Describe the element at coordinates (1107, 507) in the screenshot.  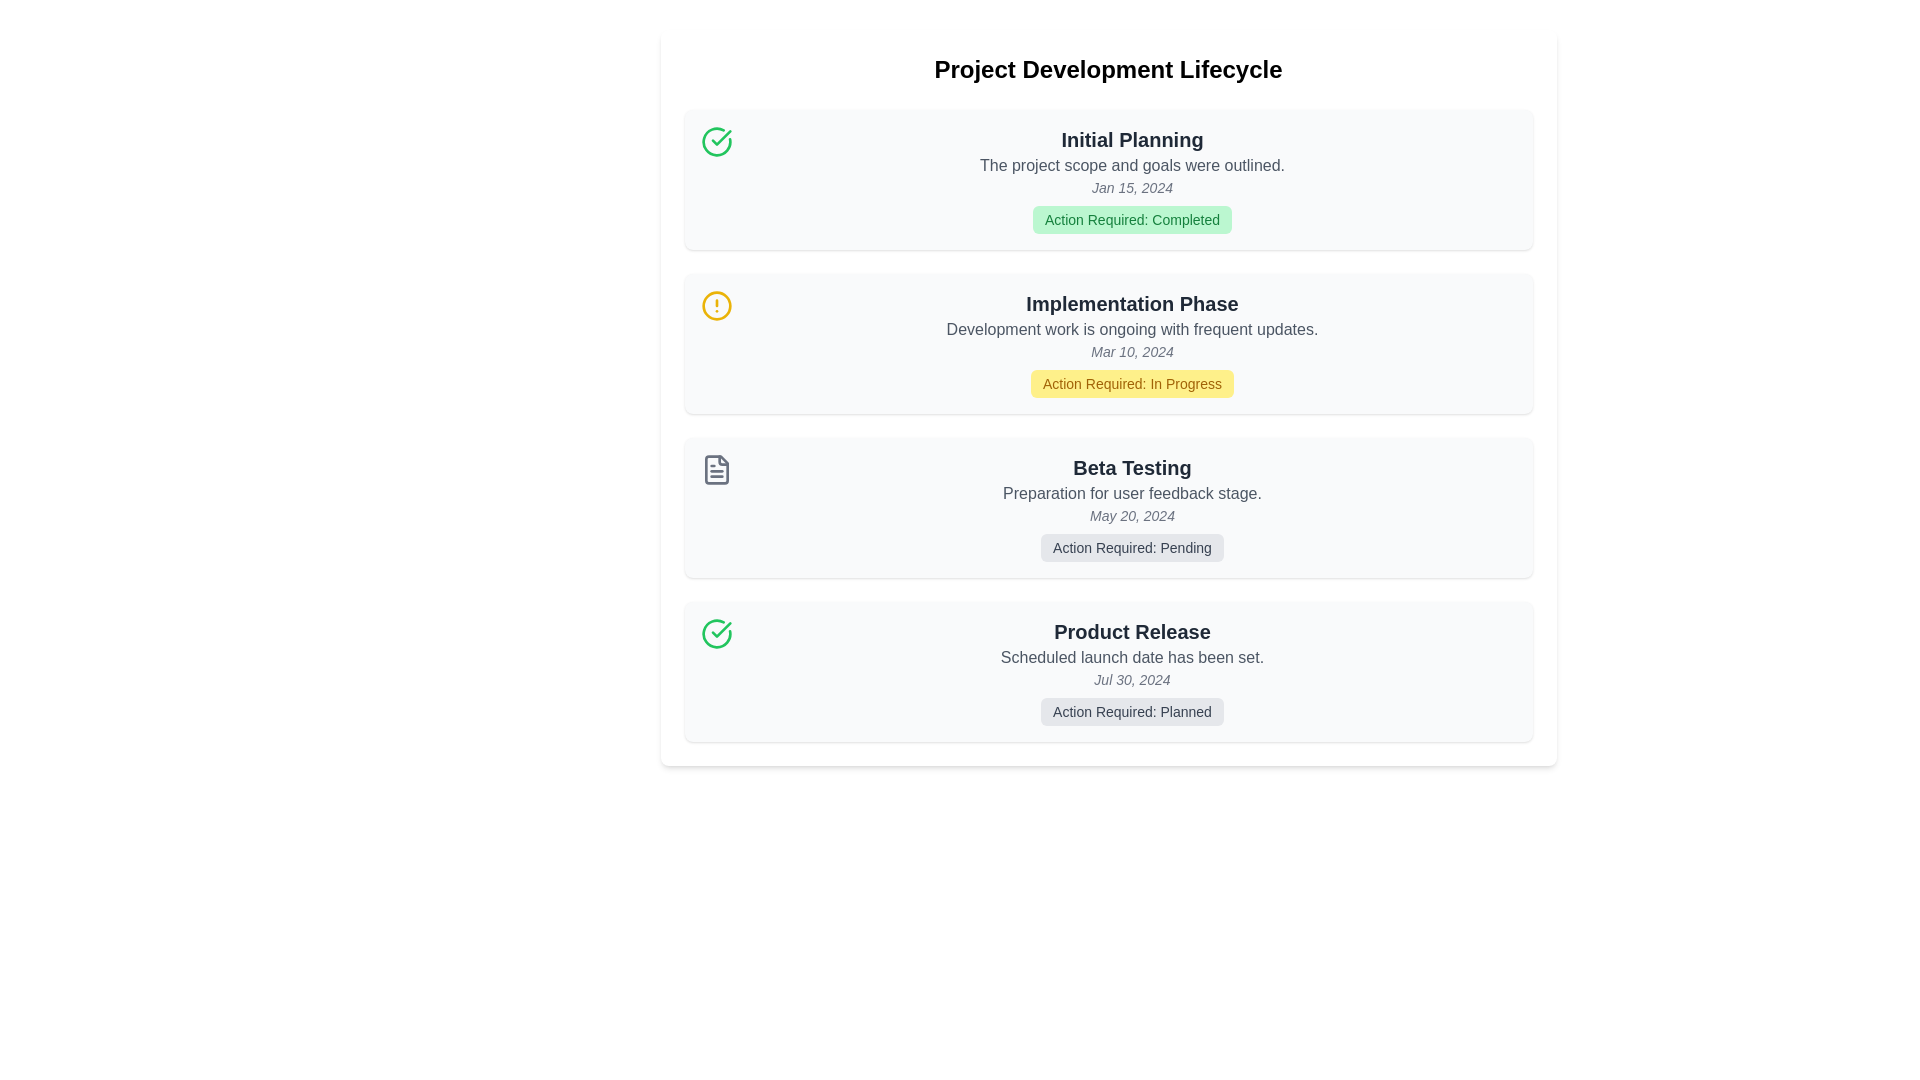
I see `details of the Card Component titled 'Beta Testing' which is the third card in the list under 'Project Development Lifecycle'` at that location.